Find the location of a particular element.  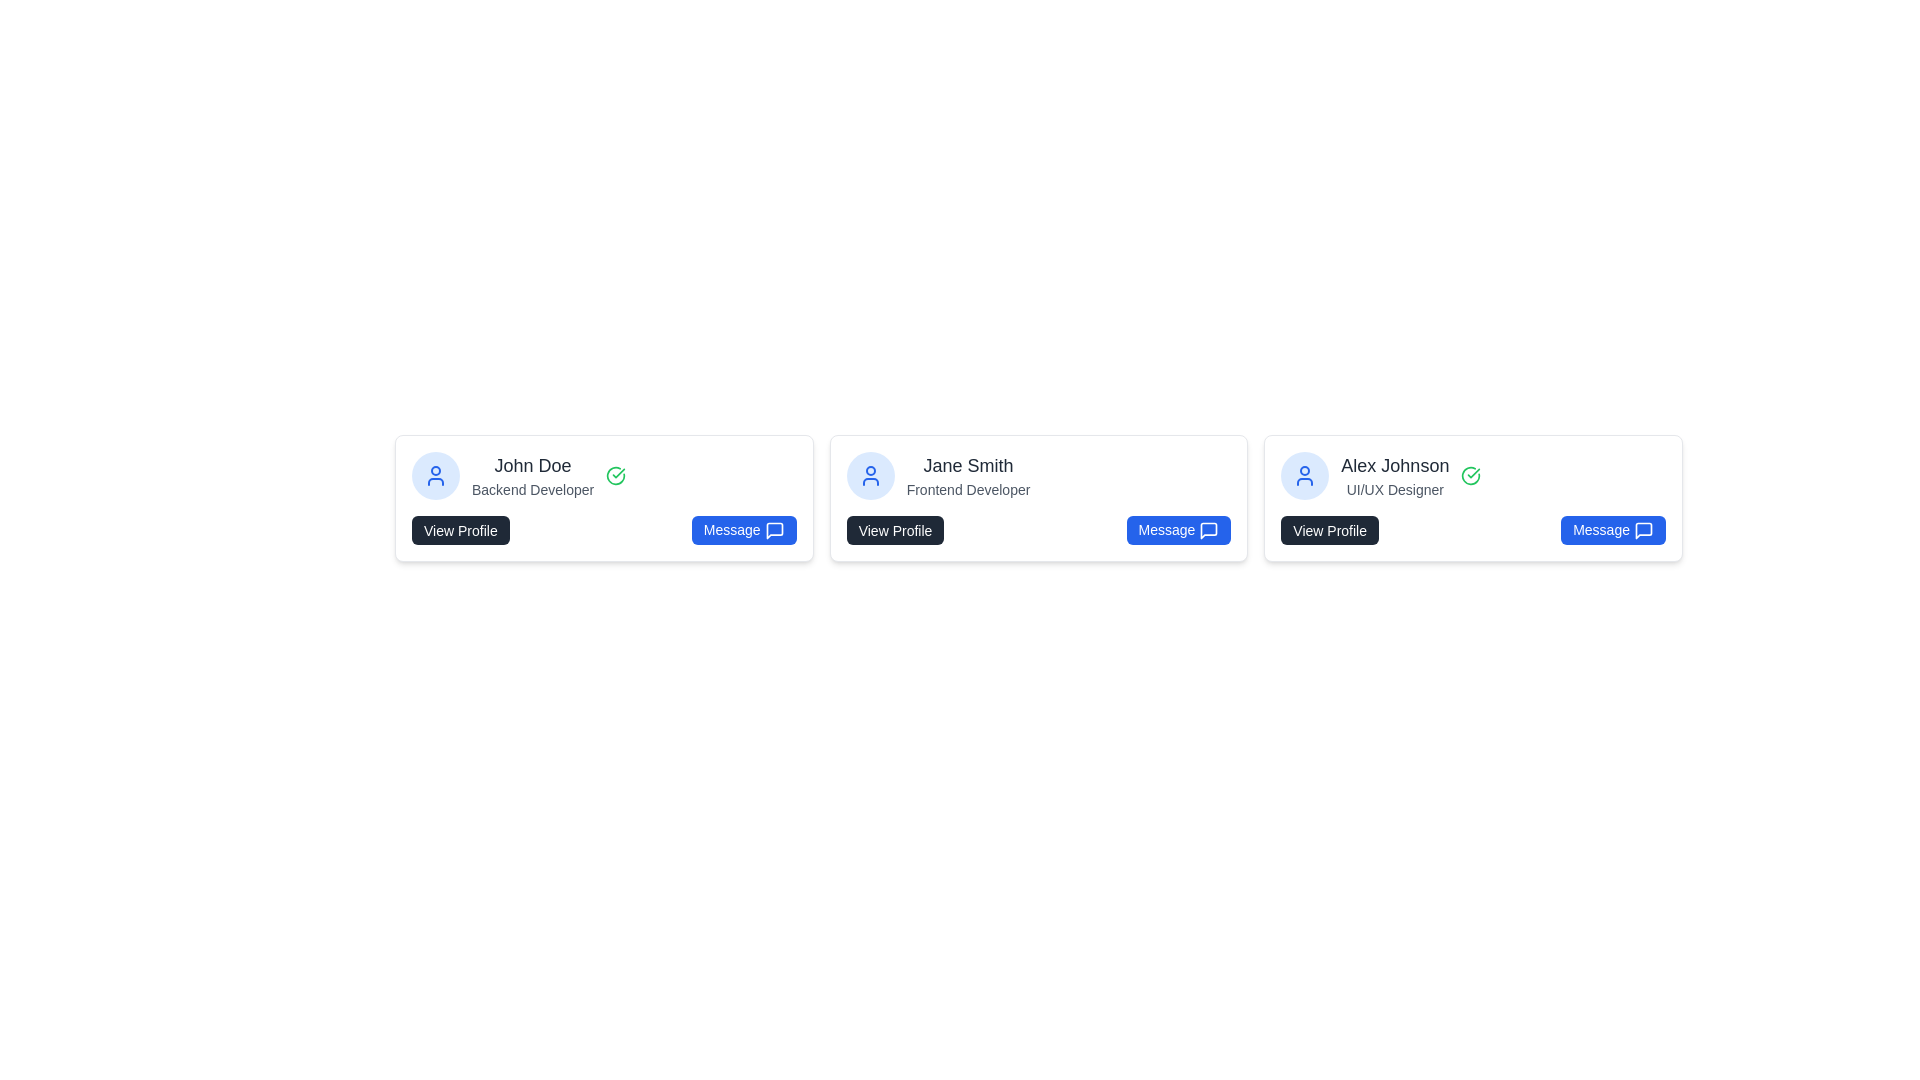

the text display element showing 'Jane Smith' and 'Frontend Developer', which is the second profile card in a group of three cards is located at coordinates (968, 475).